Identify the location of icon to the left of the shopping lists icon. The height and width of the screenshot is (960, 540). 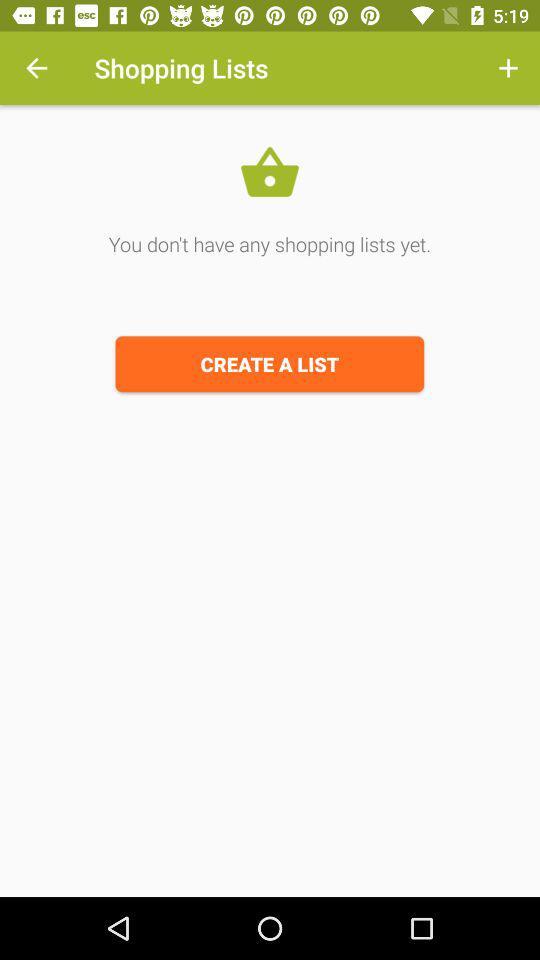
(36, 68).